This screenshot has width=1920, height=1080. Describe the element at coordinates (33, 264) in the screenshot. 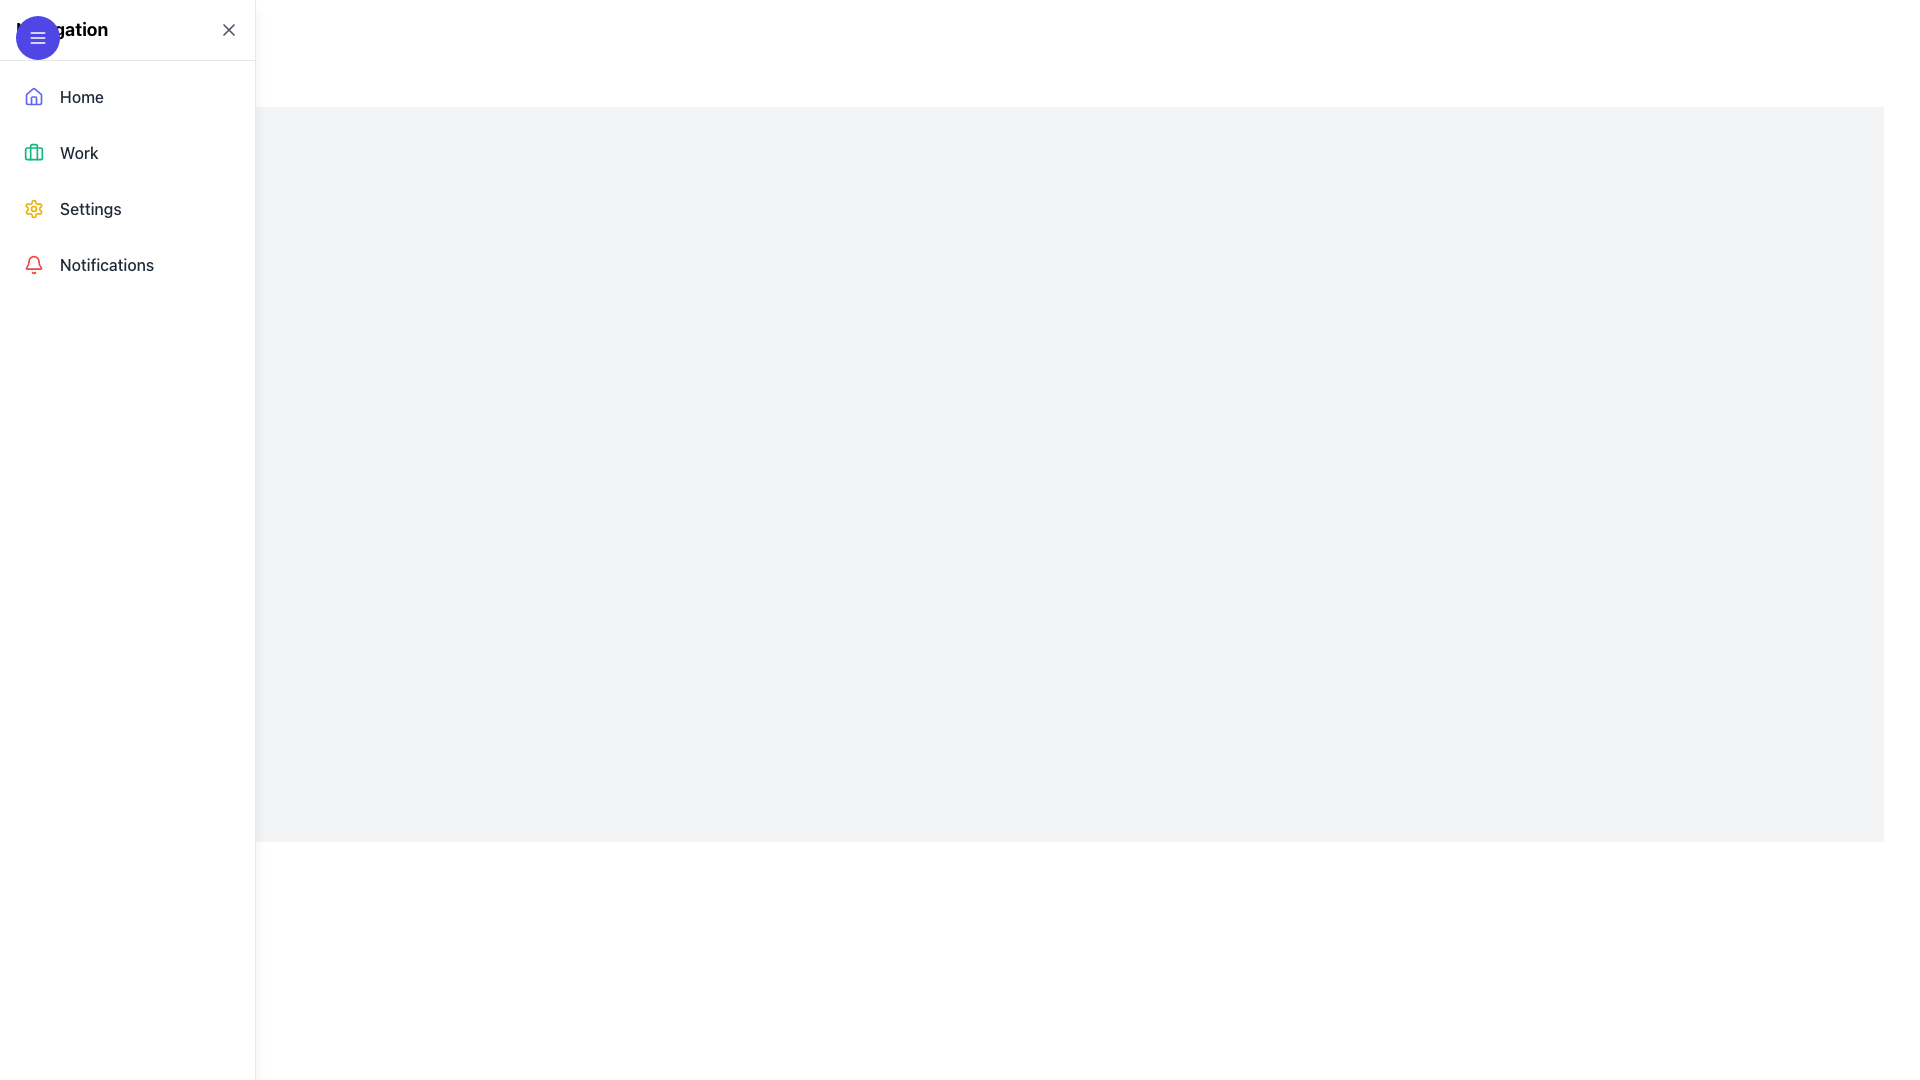

I see `the bell icon representing notifications, located to the left of the 'Notifications' text in the left sidebar` at that location.